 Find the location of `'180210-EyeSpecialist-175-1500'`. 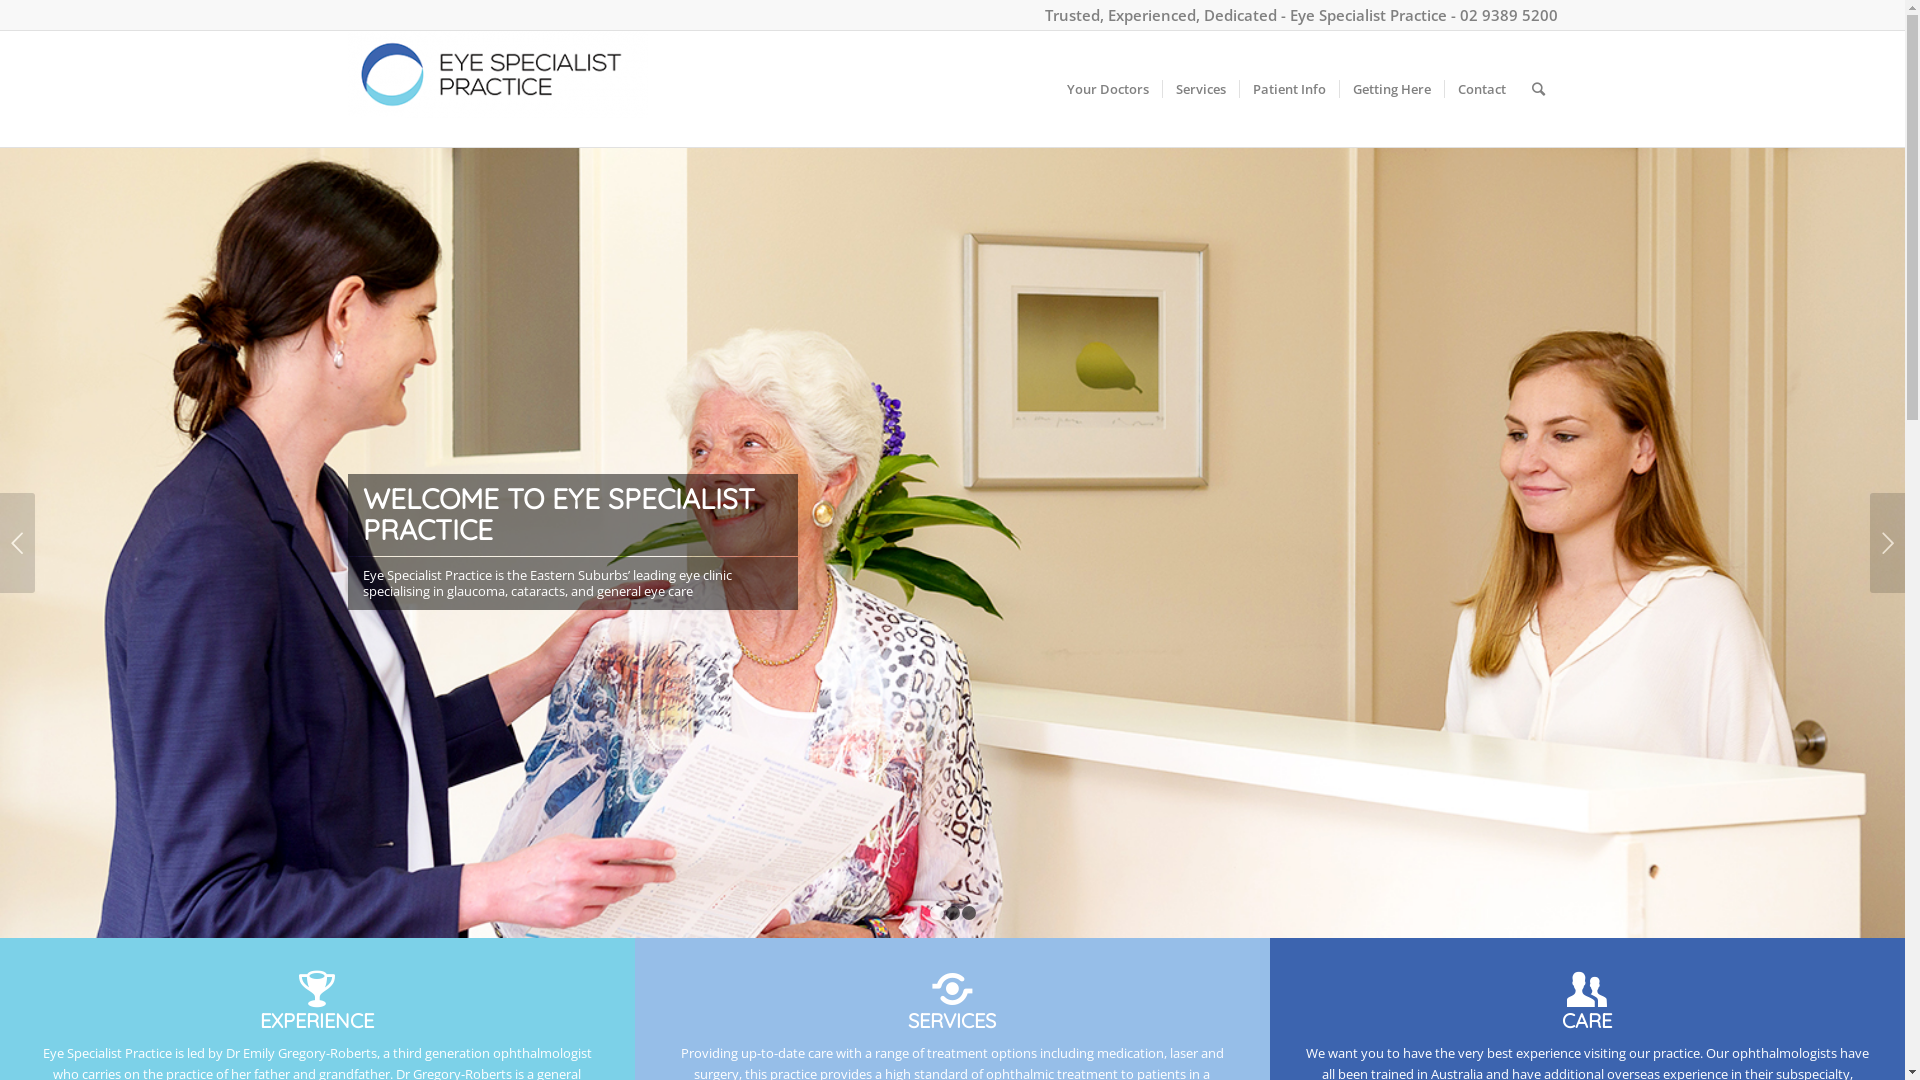

'180210-EyeSpecialist-175-1500' is located at coordinates (951, 542).